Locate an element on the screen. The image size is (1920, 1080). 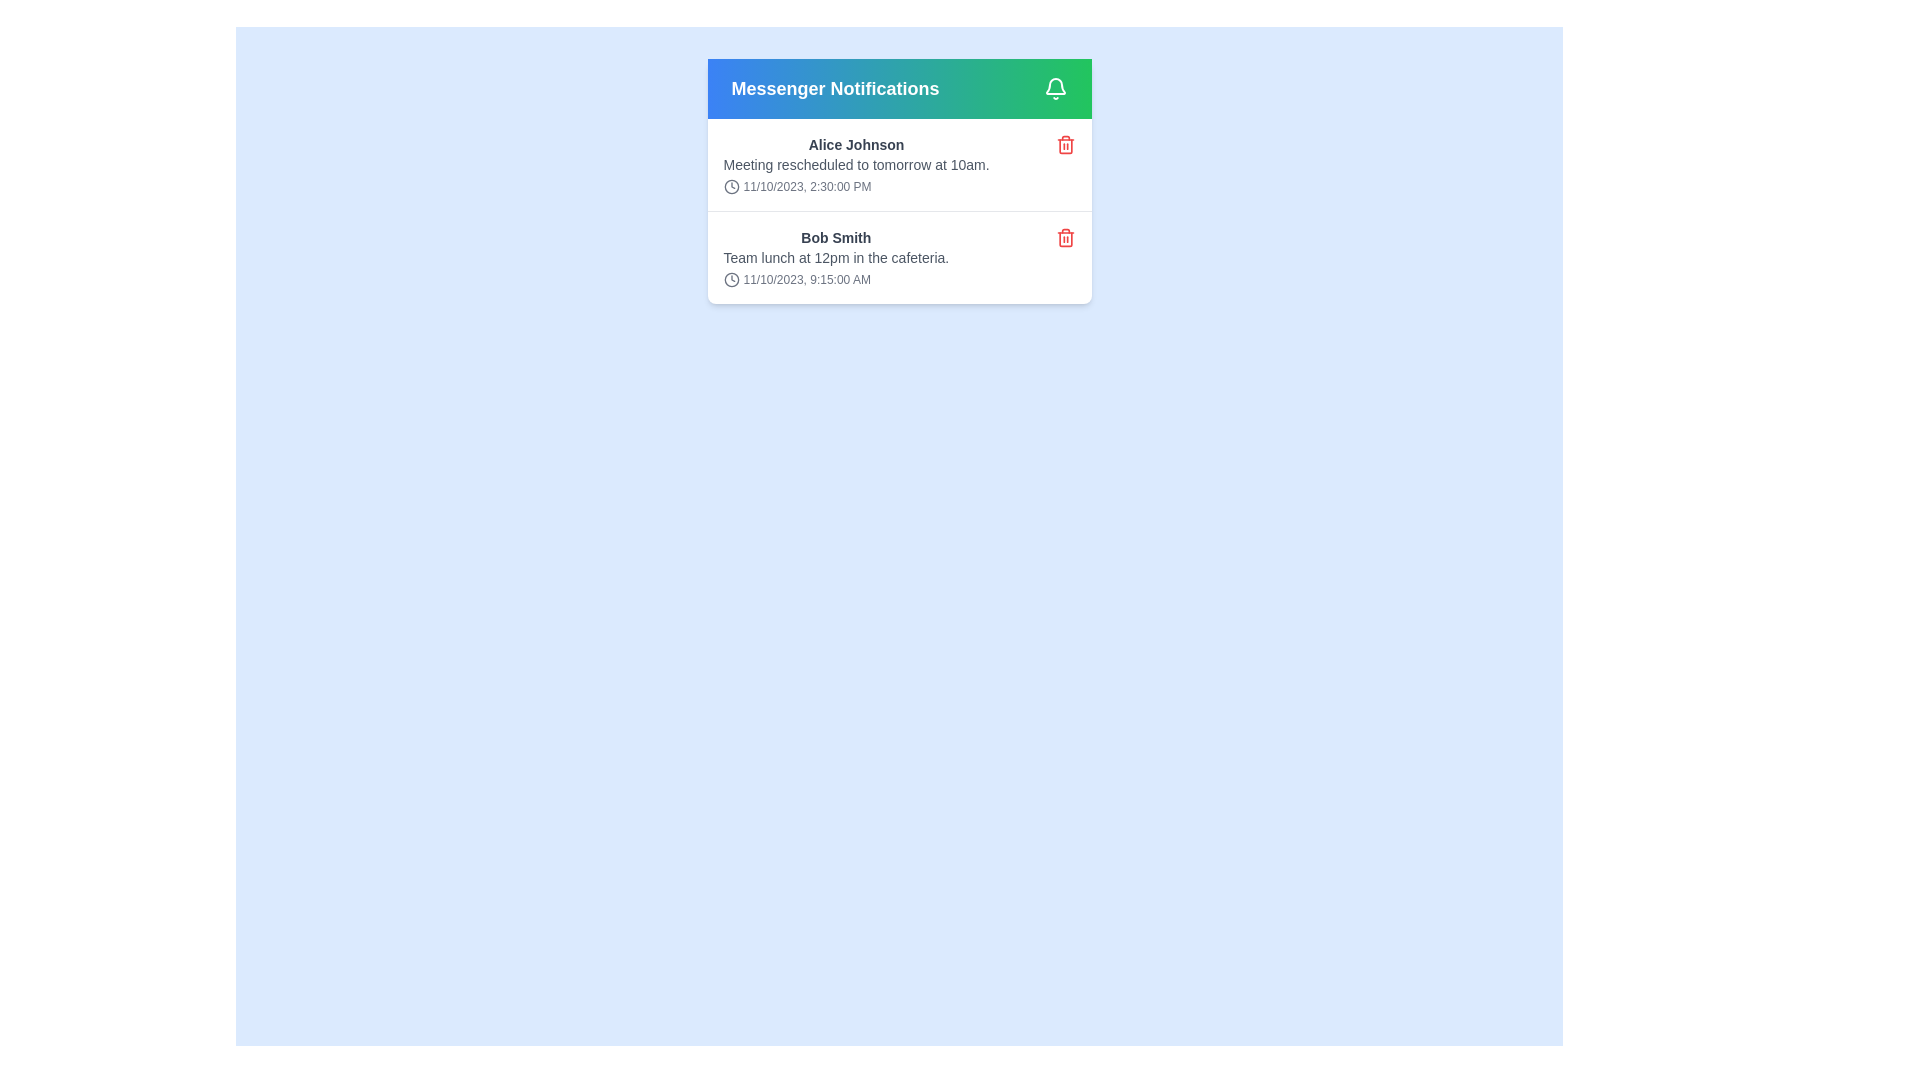
the notification text displaying an event or activity for user 'Bob Smith', which is positioned between the name and the timestamp is located at coordinates (836, 257).